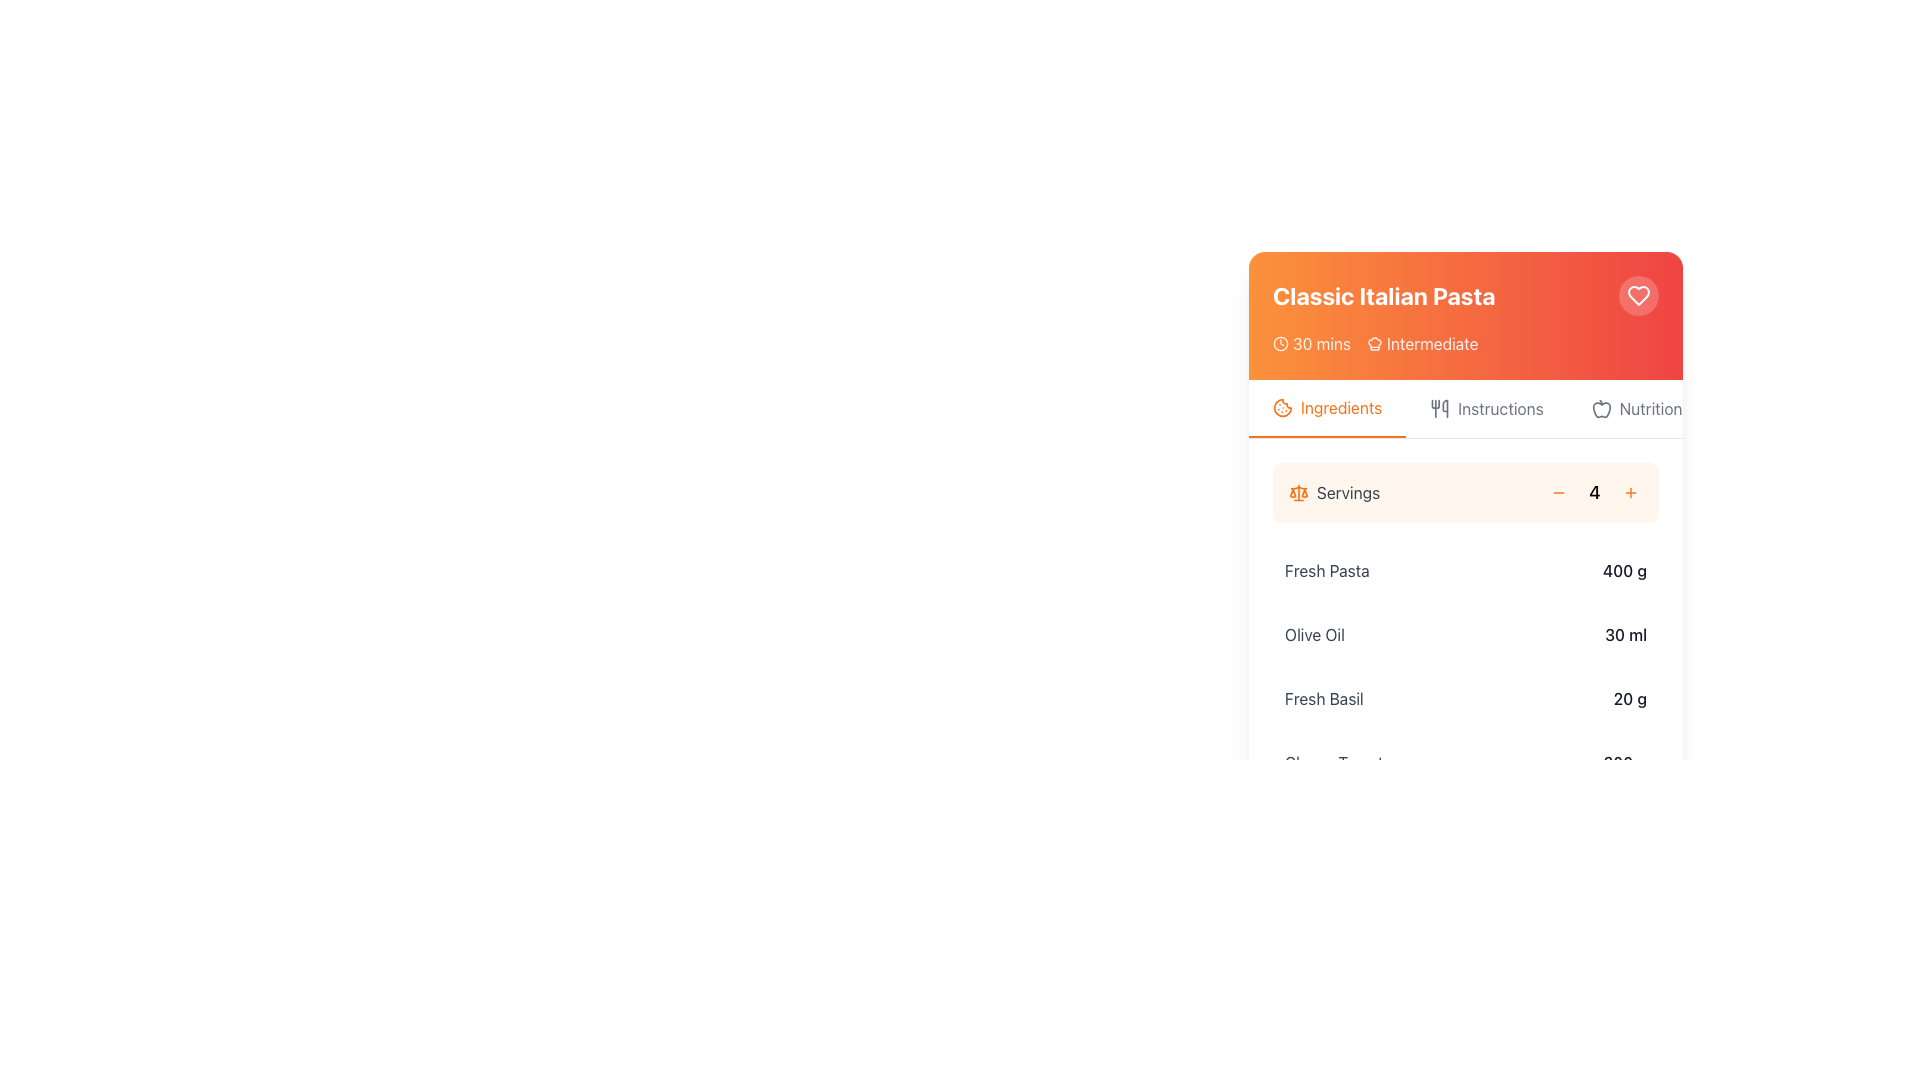 Image resolution: width=1920 pixels, height=1080 pixels. What do you see at coordinates (1465, 407) in the screenshot?
I see `the 'Instructions' tab button in the horizontal menu` at bounding box center [1465, 407].